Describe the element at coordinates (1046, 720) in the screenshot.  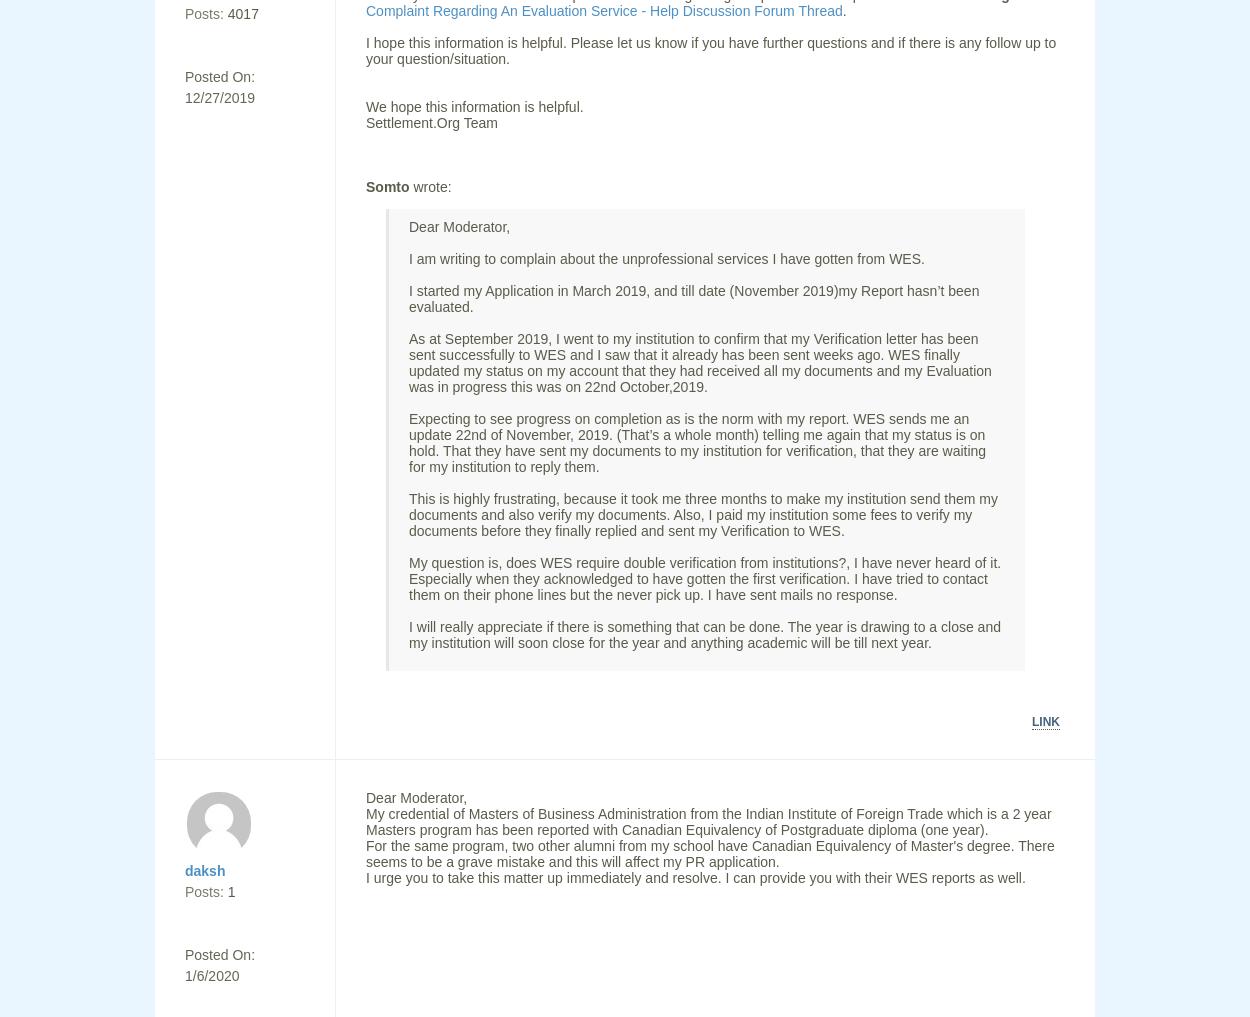
I see `'link'` at that location.